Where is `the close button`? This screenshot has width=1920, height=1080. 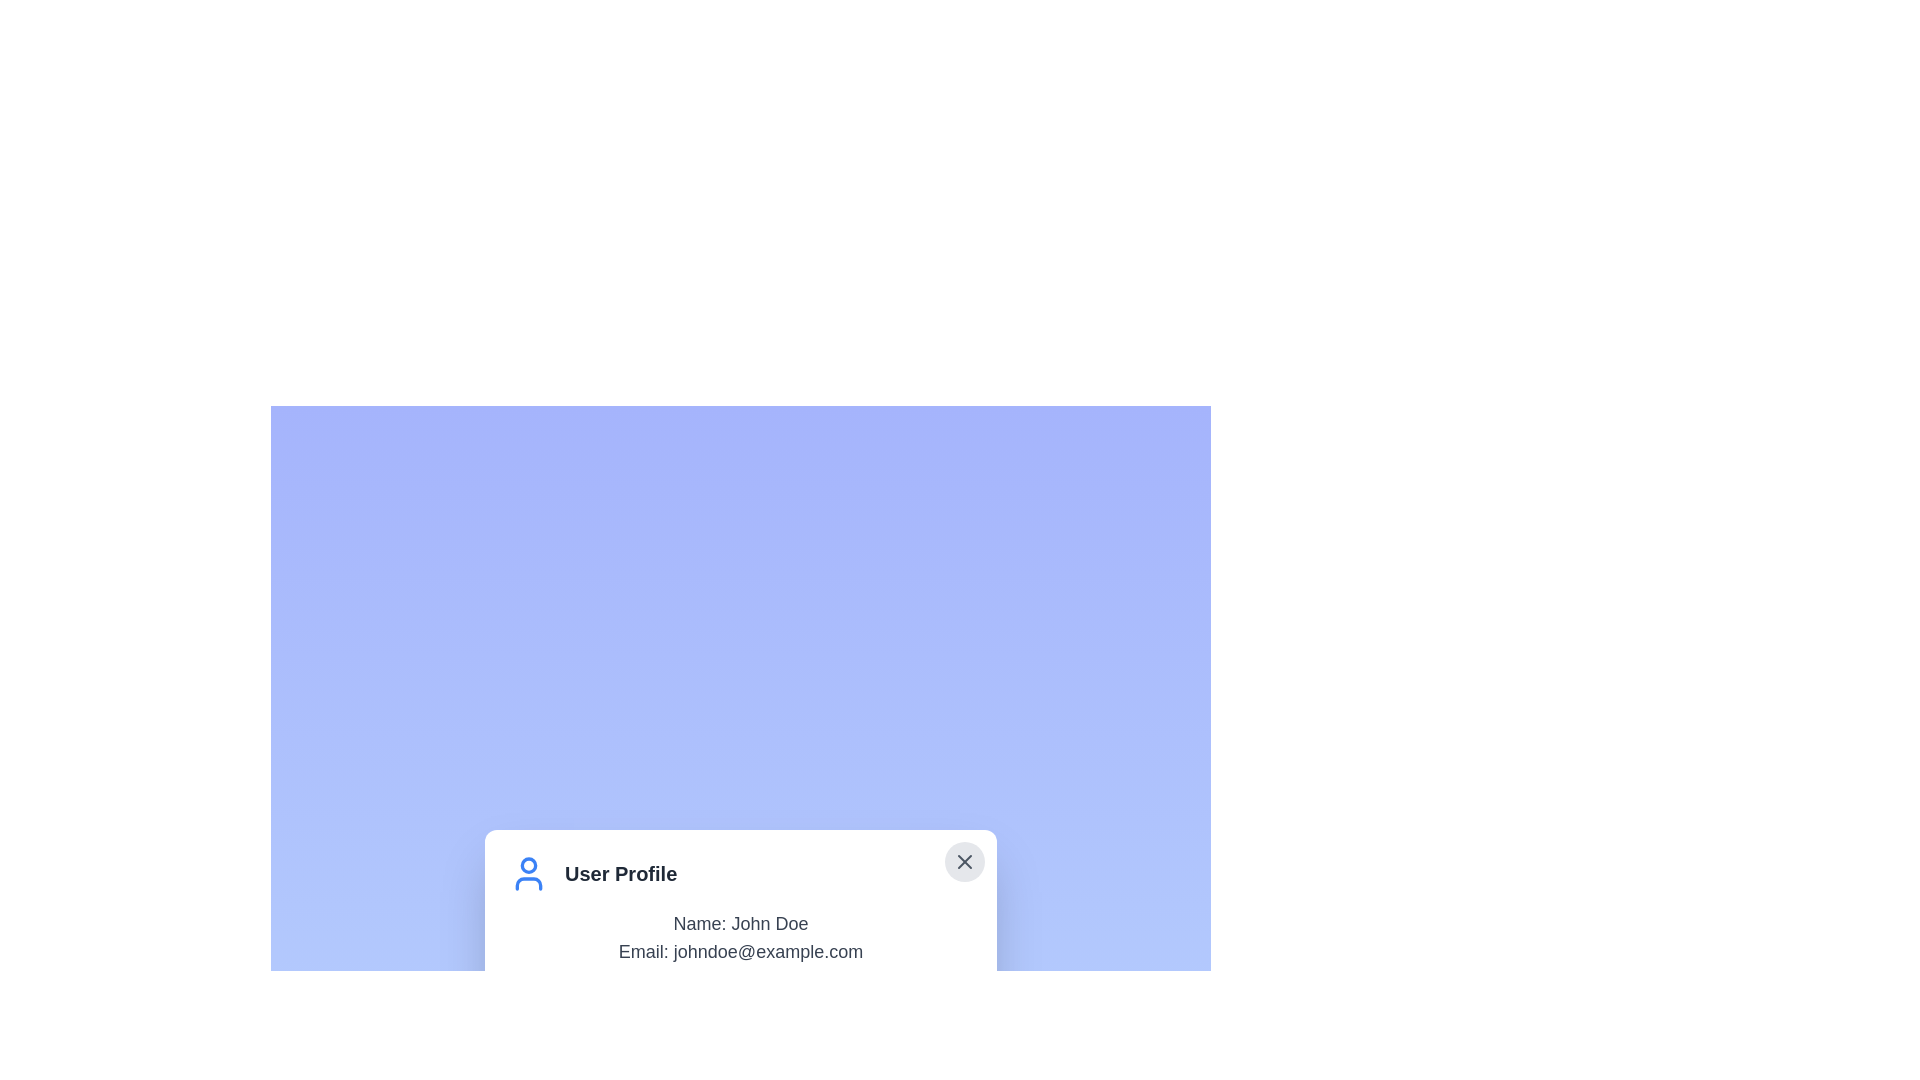 the close button is located at coordinates (964, 860).